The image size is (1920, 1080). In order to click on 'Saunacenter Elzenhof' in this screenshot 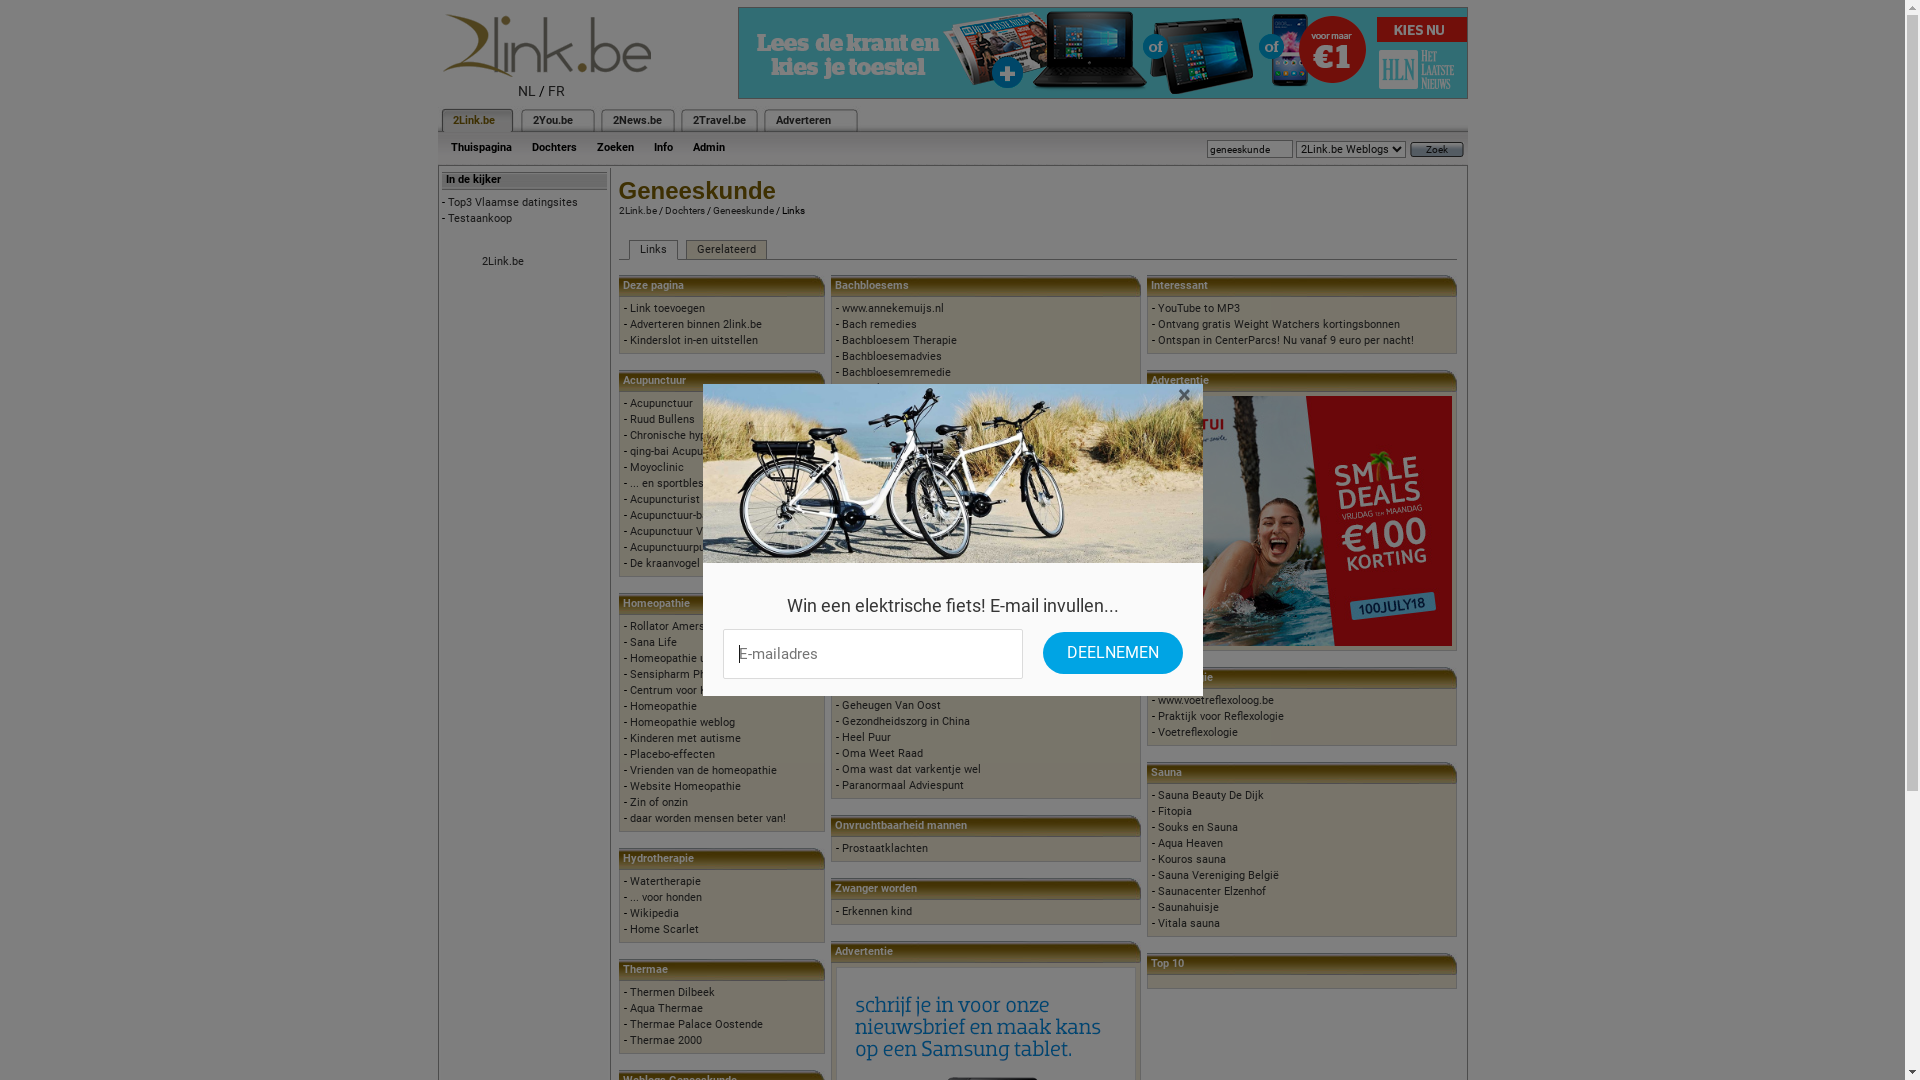, I will do `click(1211, 890)`.